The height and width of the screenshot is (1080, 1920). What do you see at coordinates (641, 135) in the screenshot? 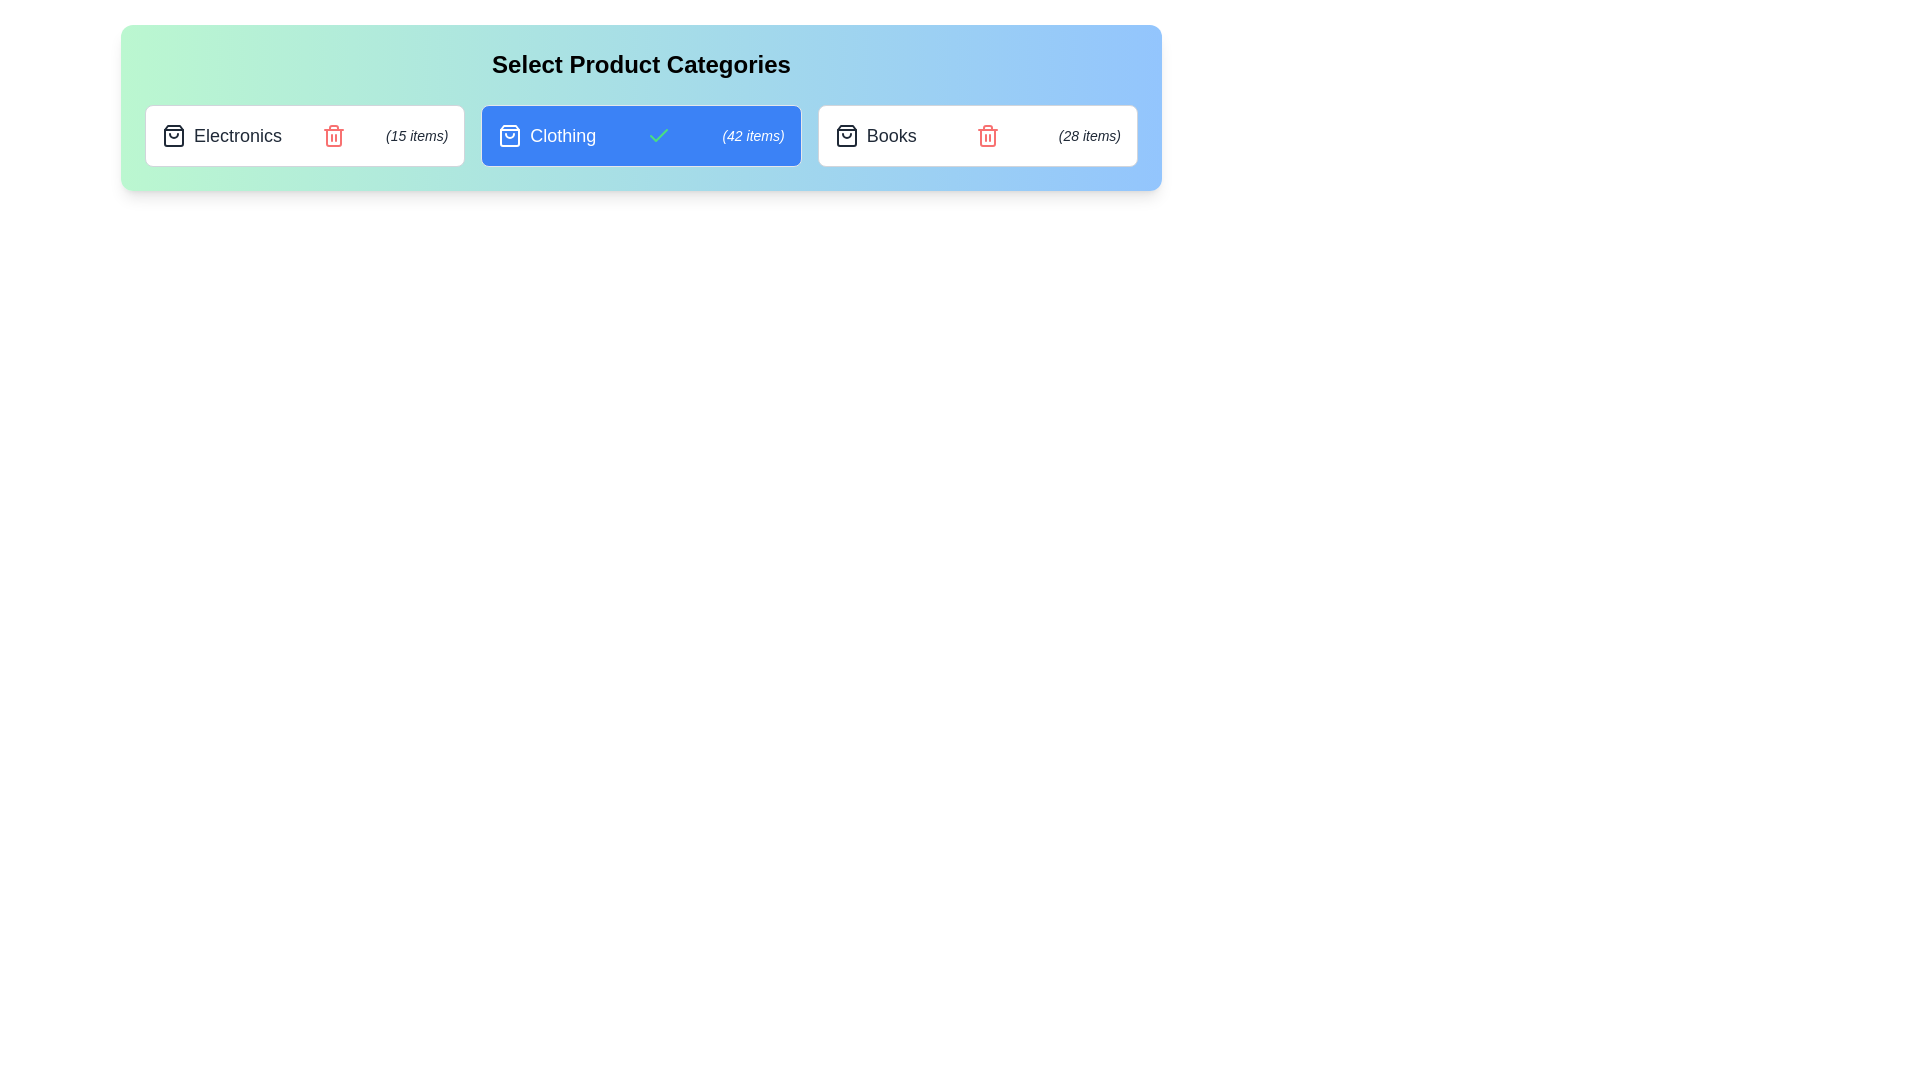
I see `the category Clothing by clicking on its corresponding area` at bounding box center [641, 135].